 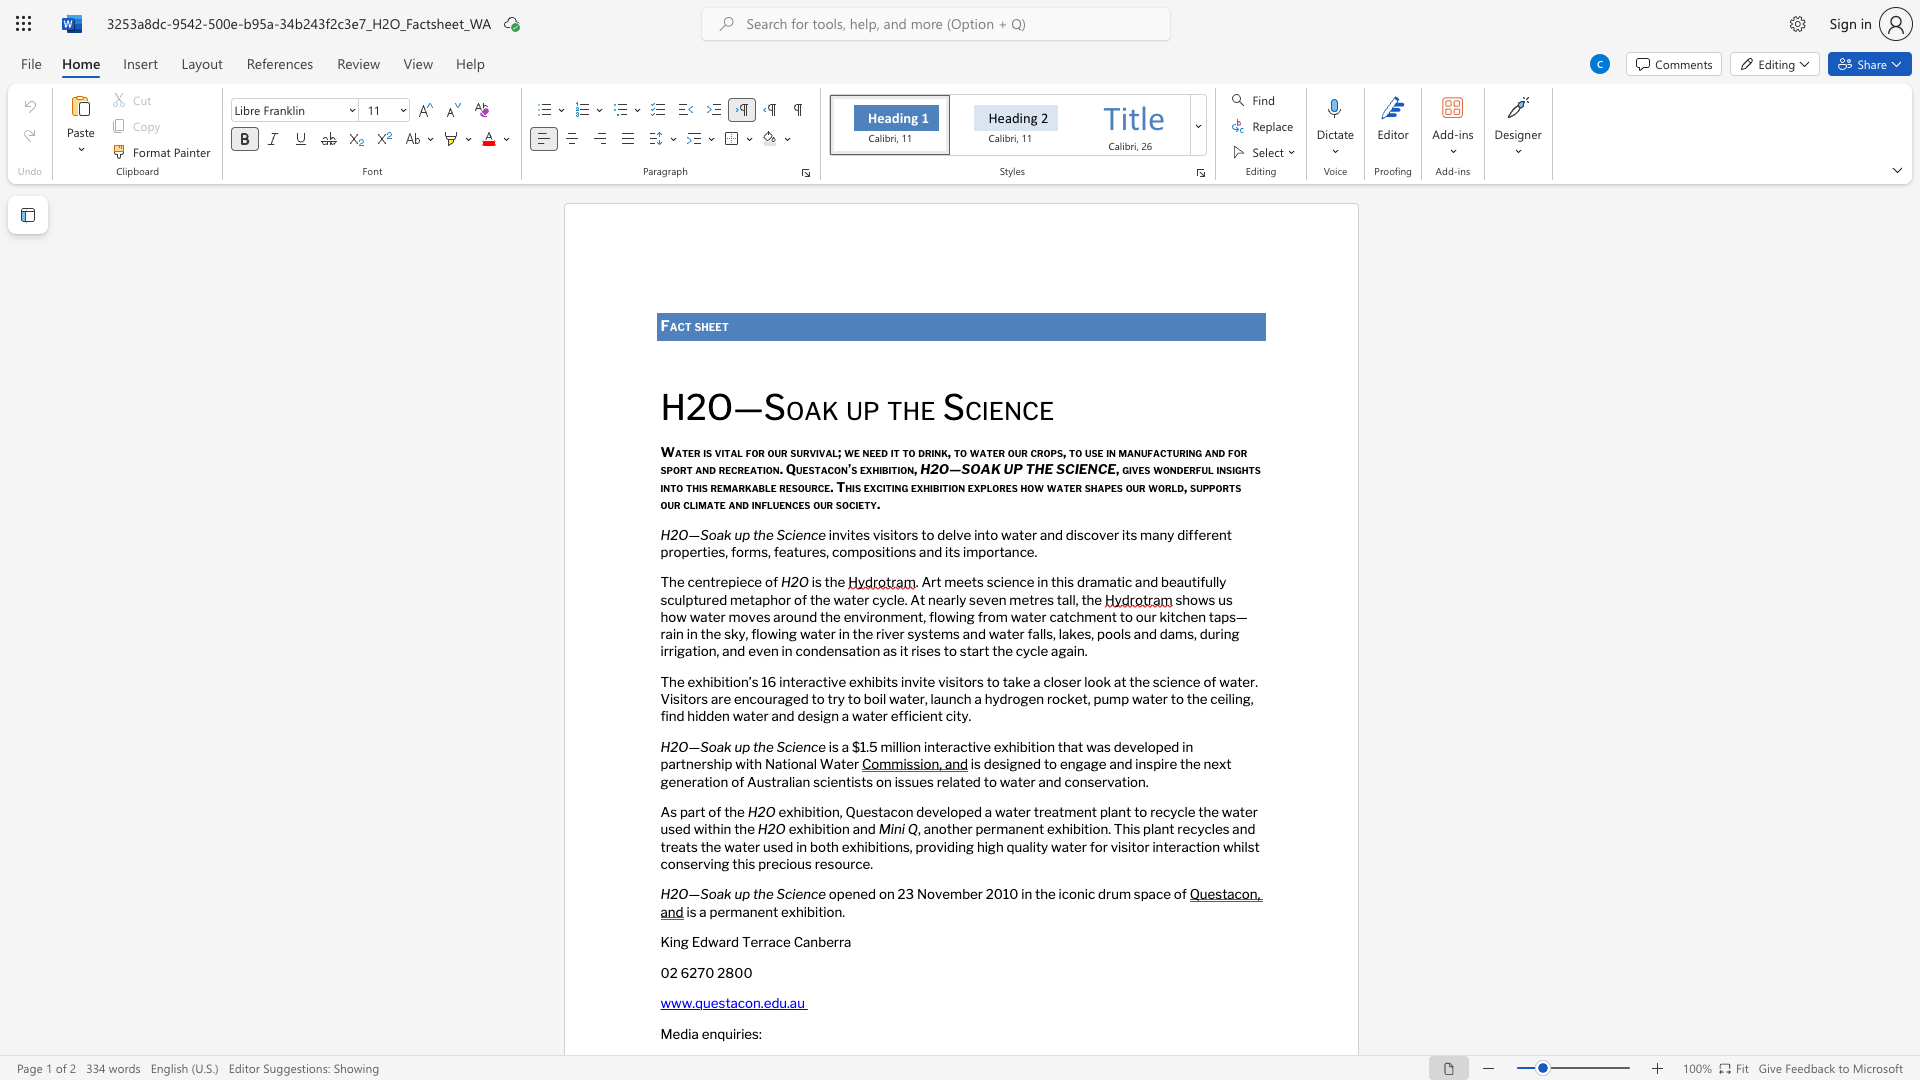 What do you see at coordinates (750, 502) in the screenshot?
I see `the subset text "infl" within the text "and influences our society."` at bounding box center [750, 502].